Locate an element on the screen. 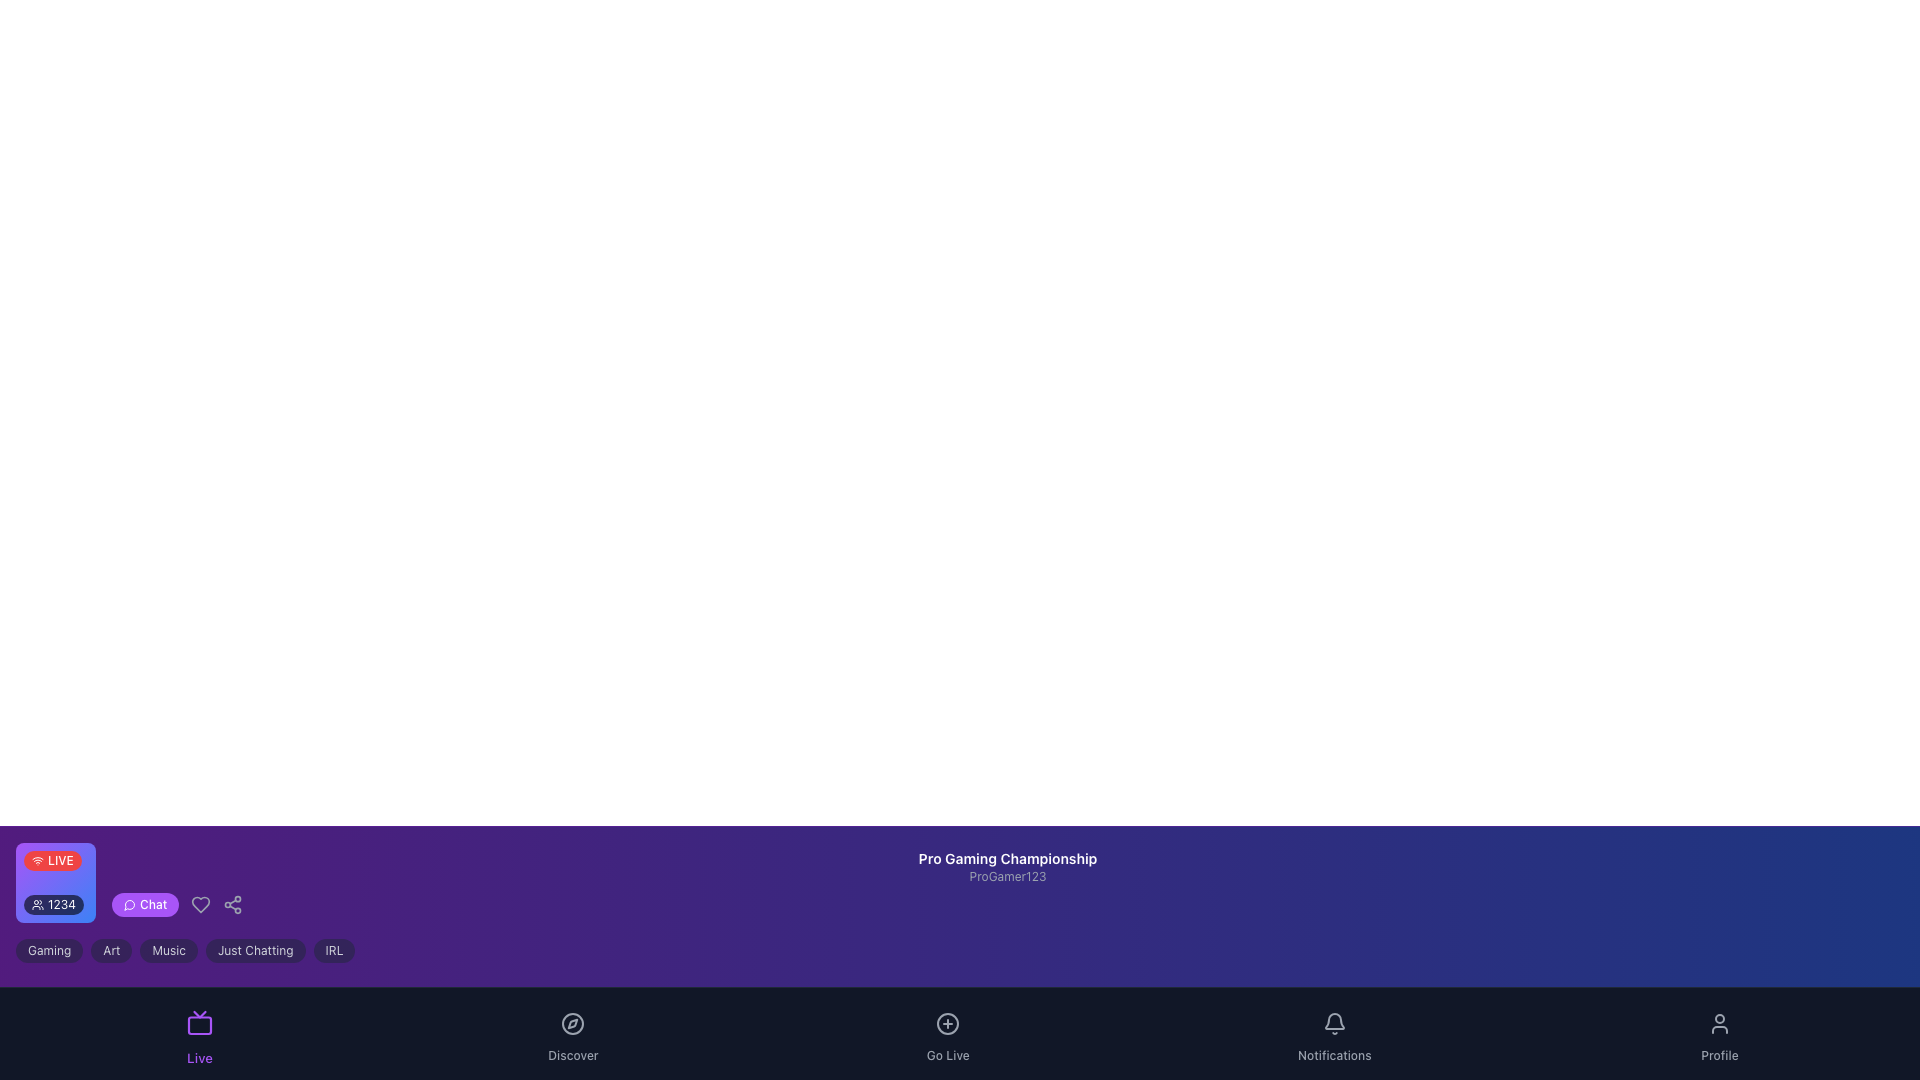 Image resolution: width=1920 pixels, height=1080 pixels. the purple television-shaped icon labeled 'Live' in the bottom navigation bar is located at coordinates (200, 1033).